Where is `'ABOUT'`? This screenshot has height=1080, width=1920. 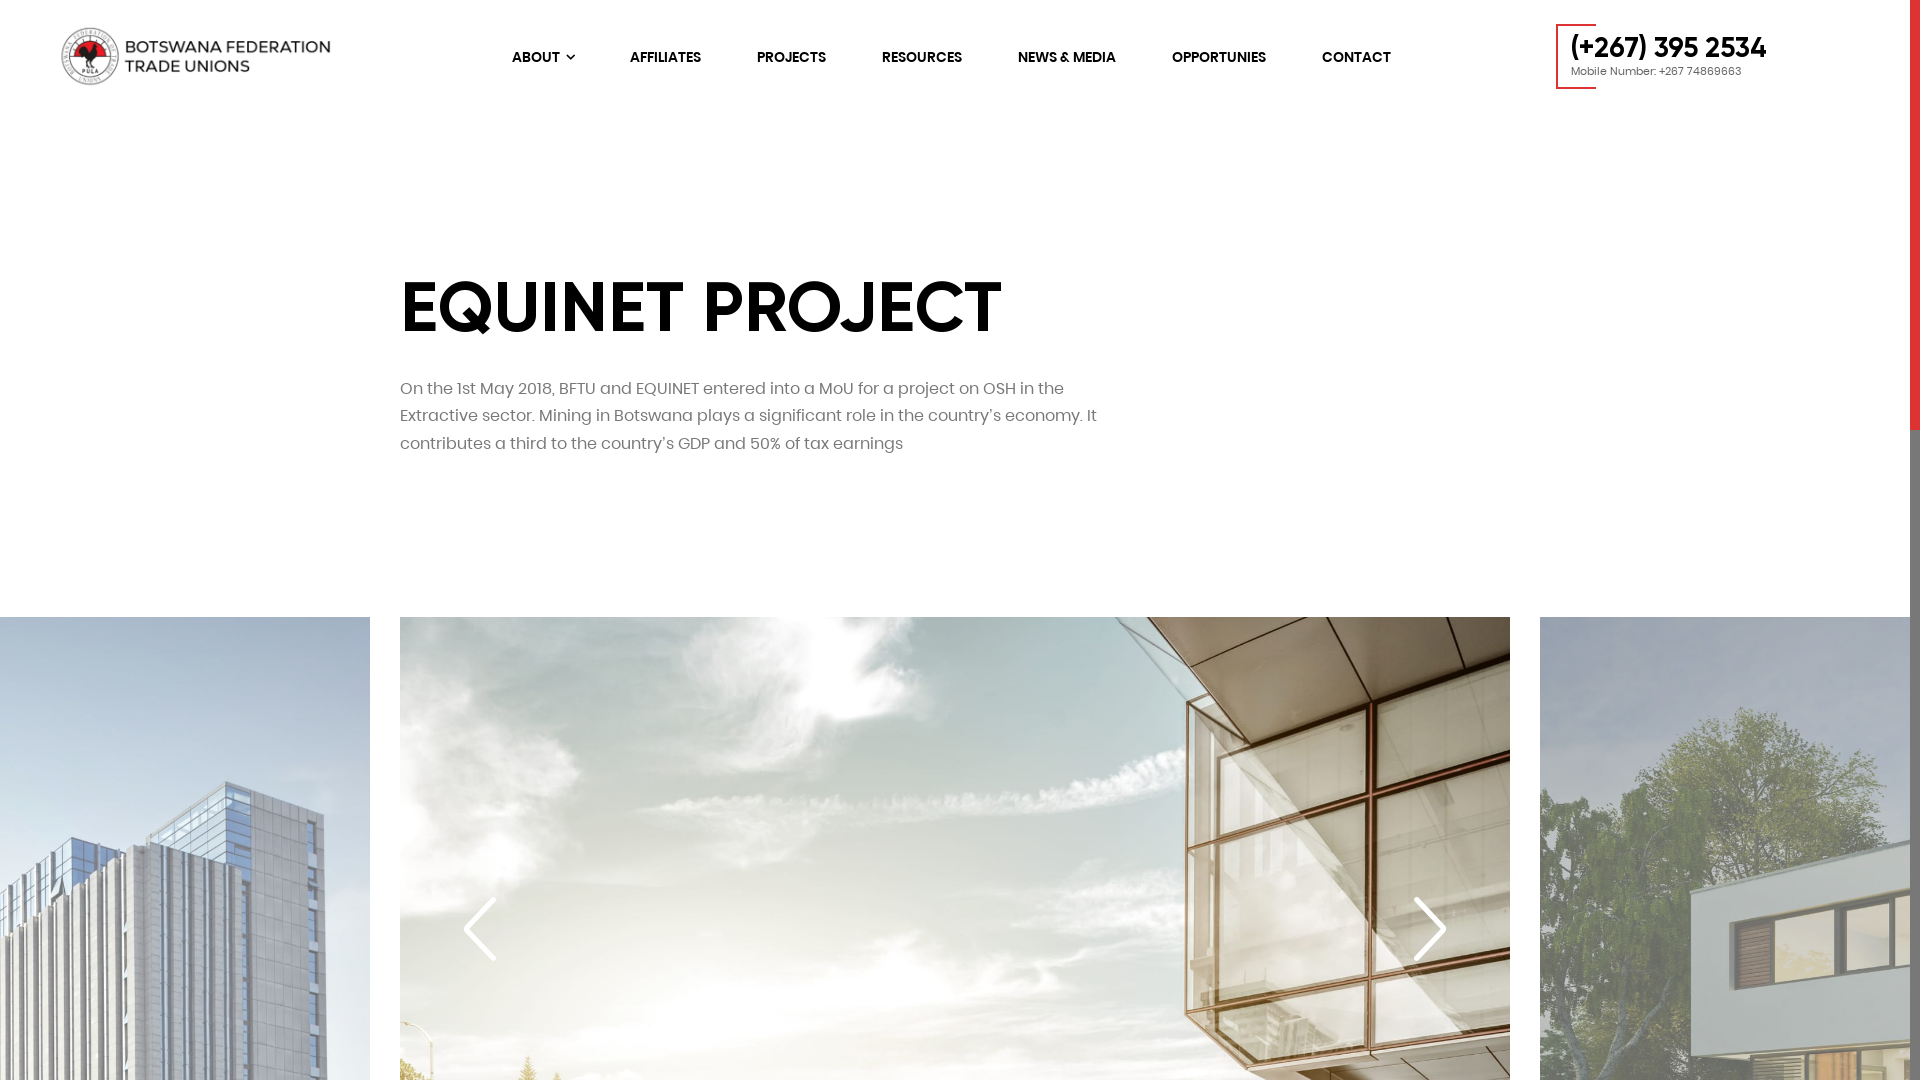 'ABOUT' is located at coordinates (512, 56).